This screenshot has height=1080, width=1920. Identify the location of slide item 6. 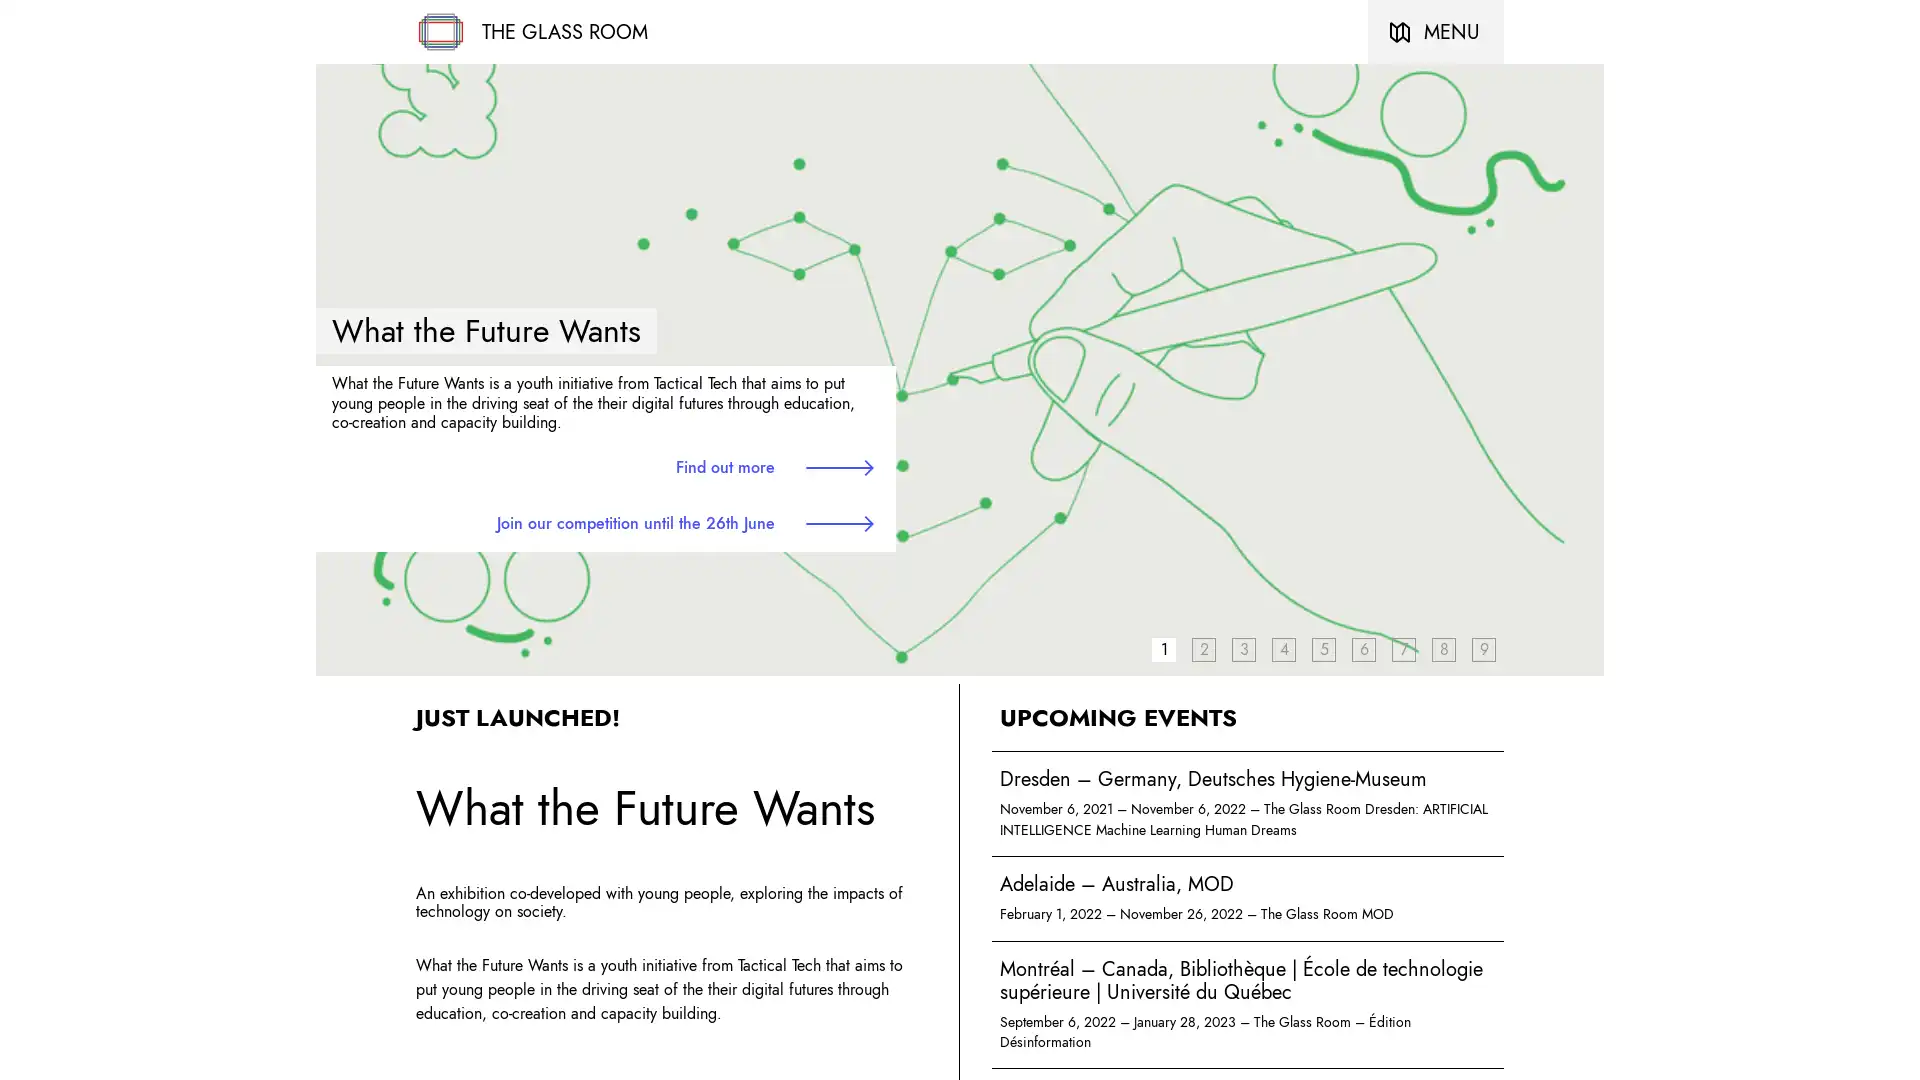
(1362, 648).